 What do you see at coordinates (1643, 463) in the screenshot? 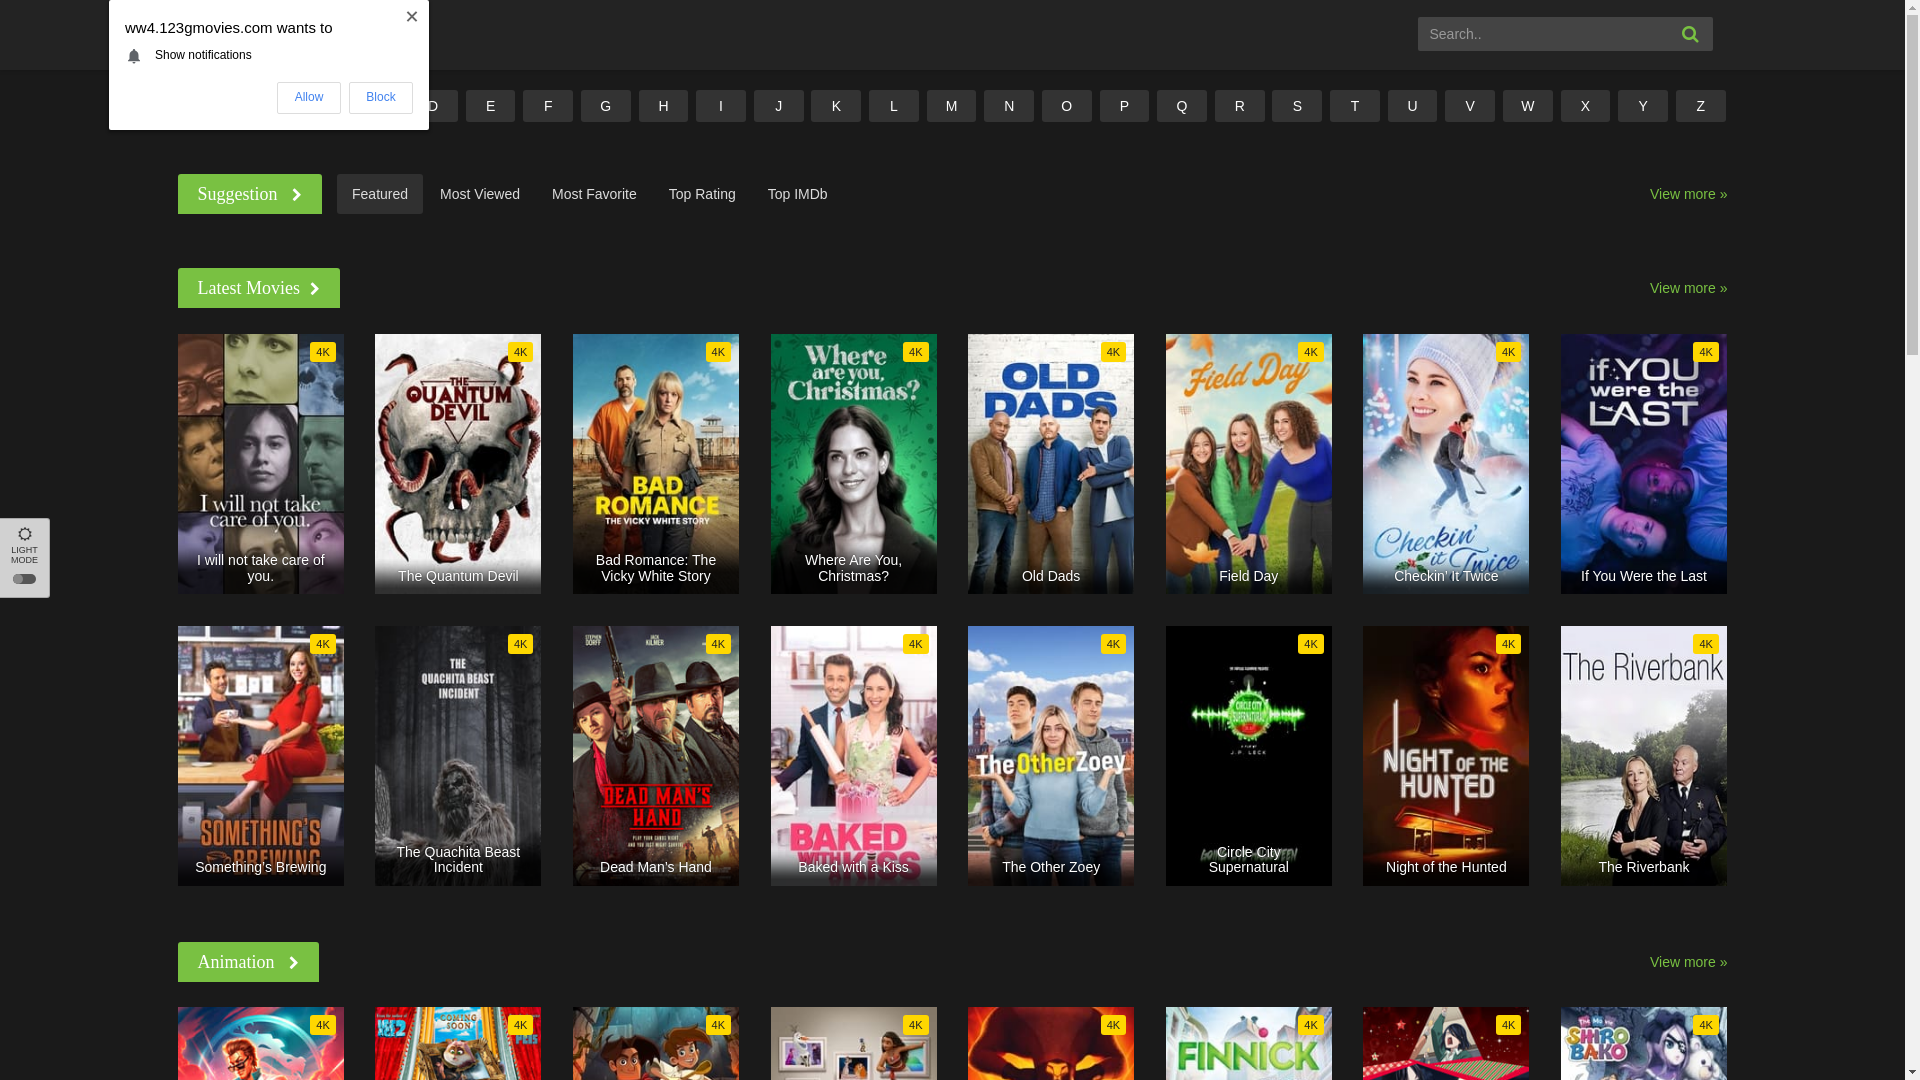
I see `'4K` at bounding box center [1643, 463].